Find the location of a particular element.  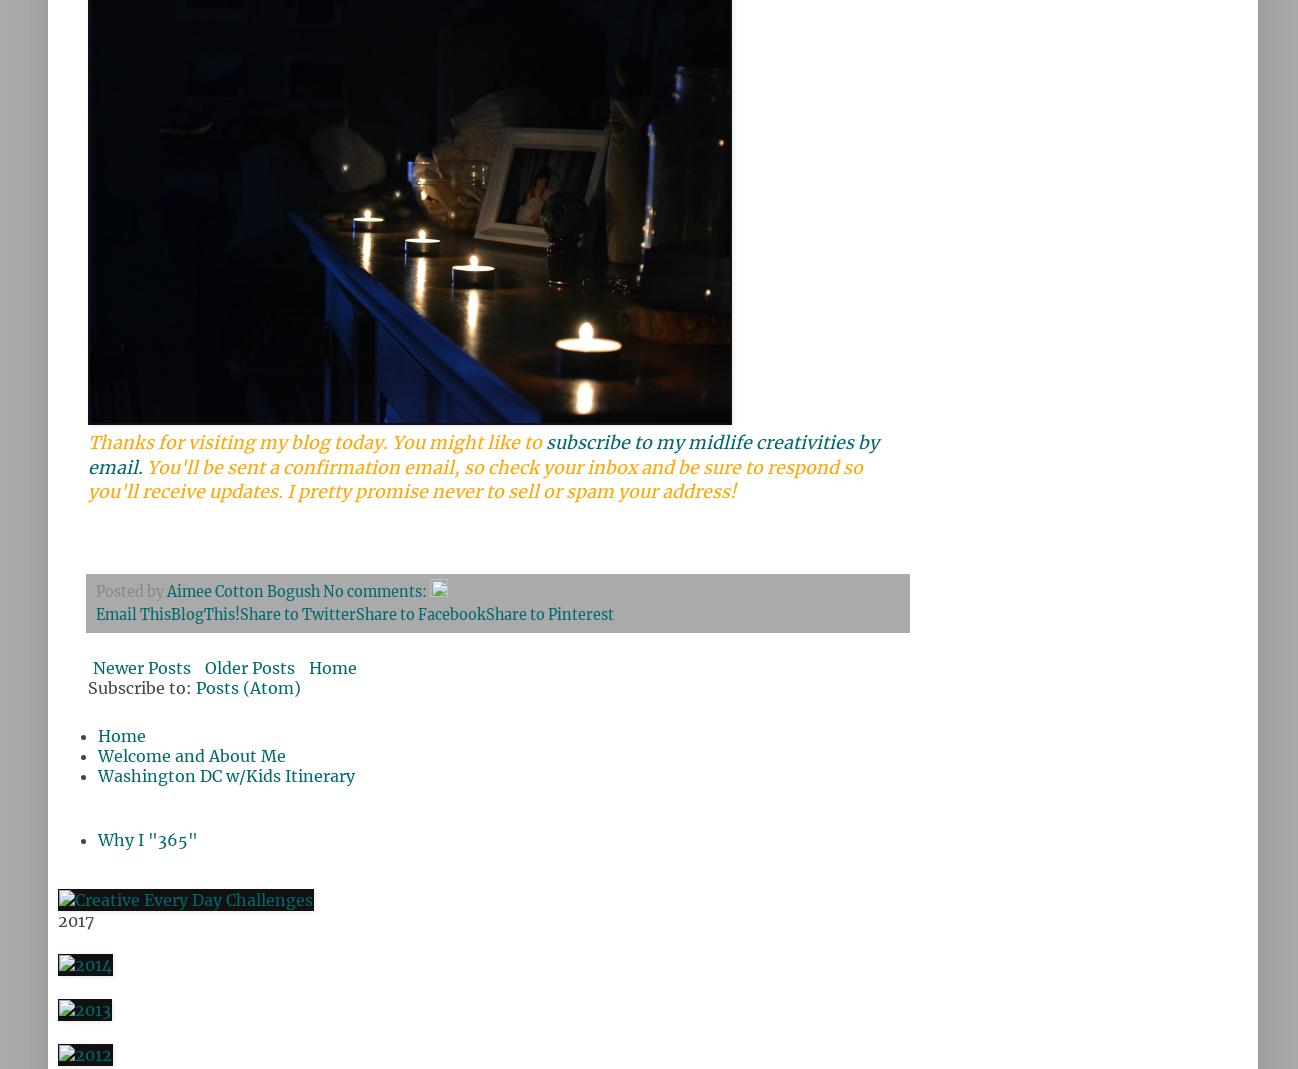

'BlogThis!' is located at coordinates (205, 614).